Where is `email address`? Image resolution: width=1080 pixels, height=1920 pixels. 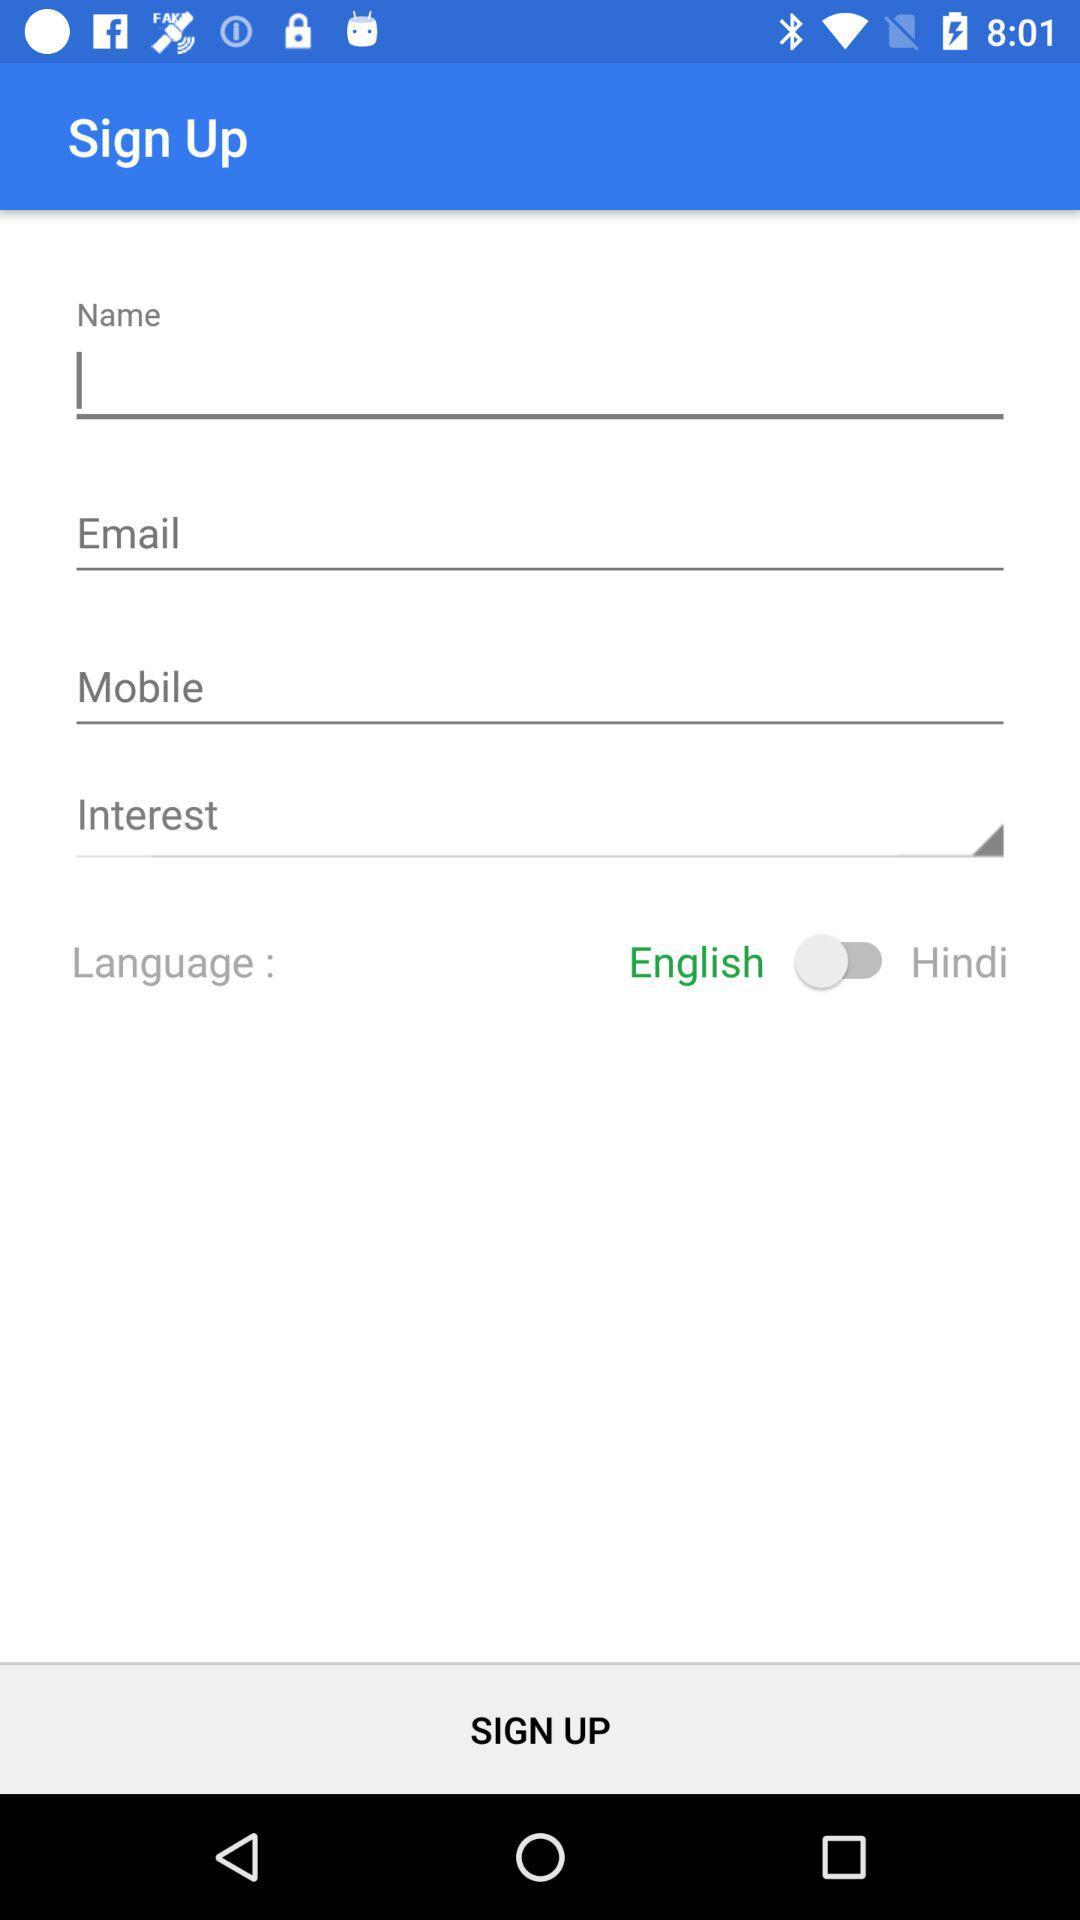 email address is located at coordinates (540, 535).